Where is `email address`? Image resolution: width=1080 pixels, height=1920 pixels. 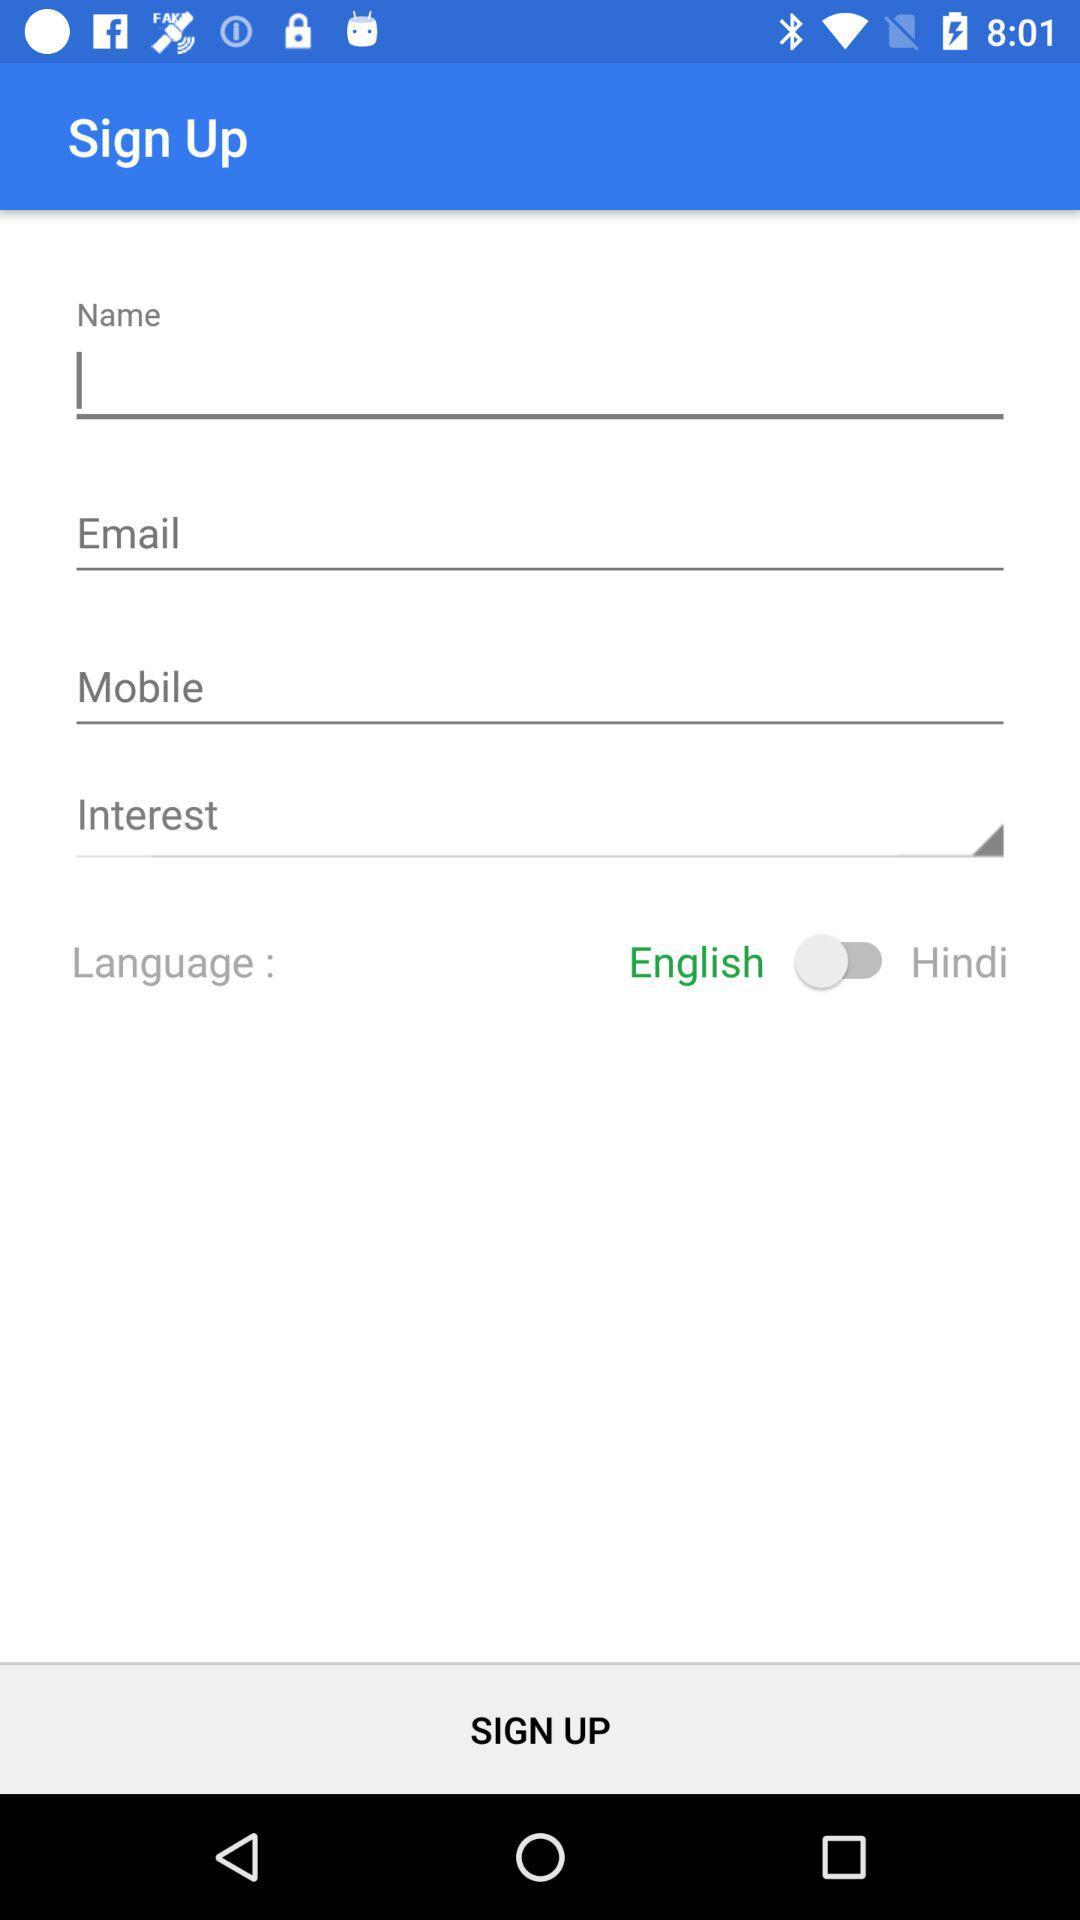 email address is located at coordinates (540, 535).